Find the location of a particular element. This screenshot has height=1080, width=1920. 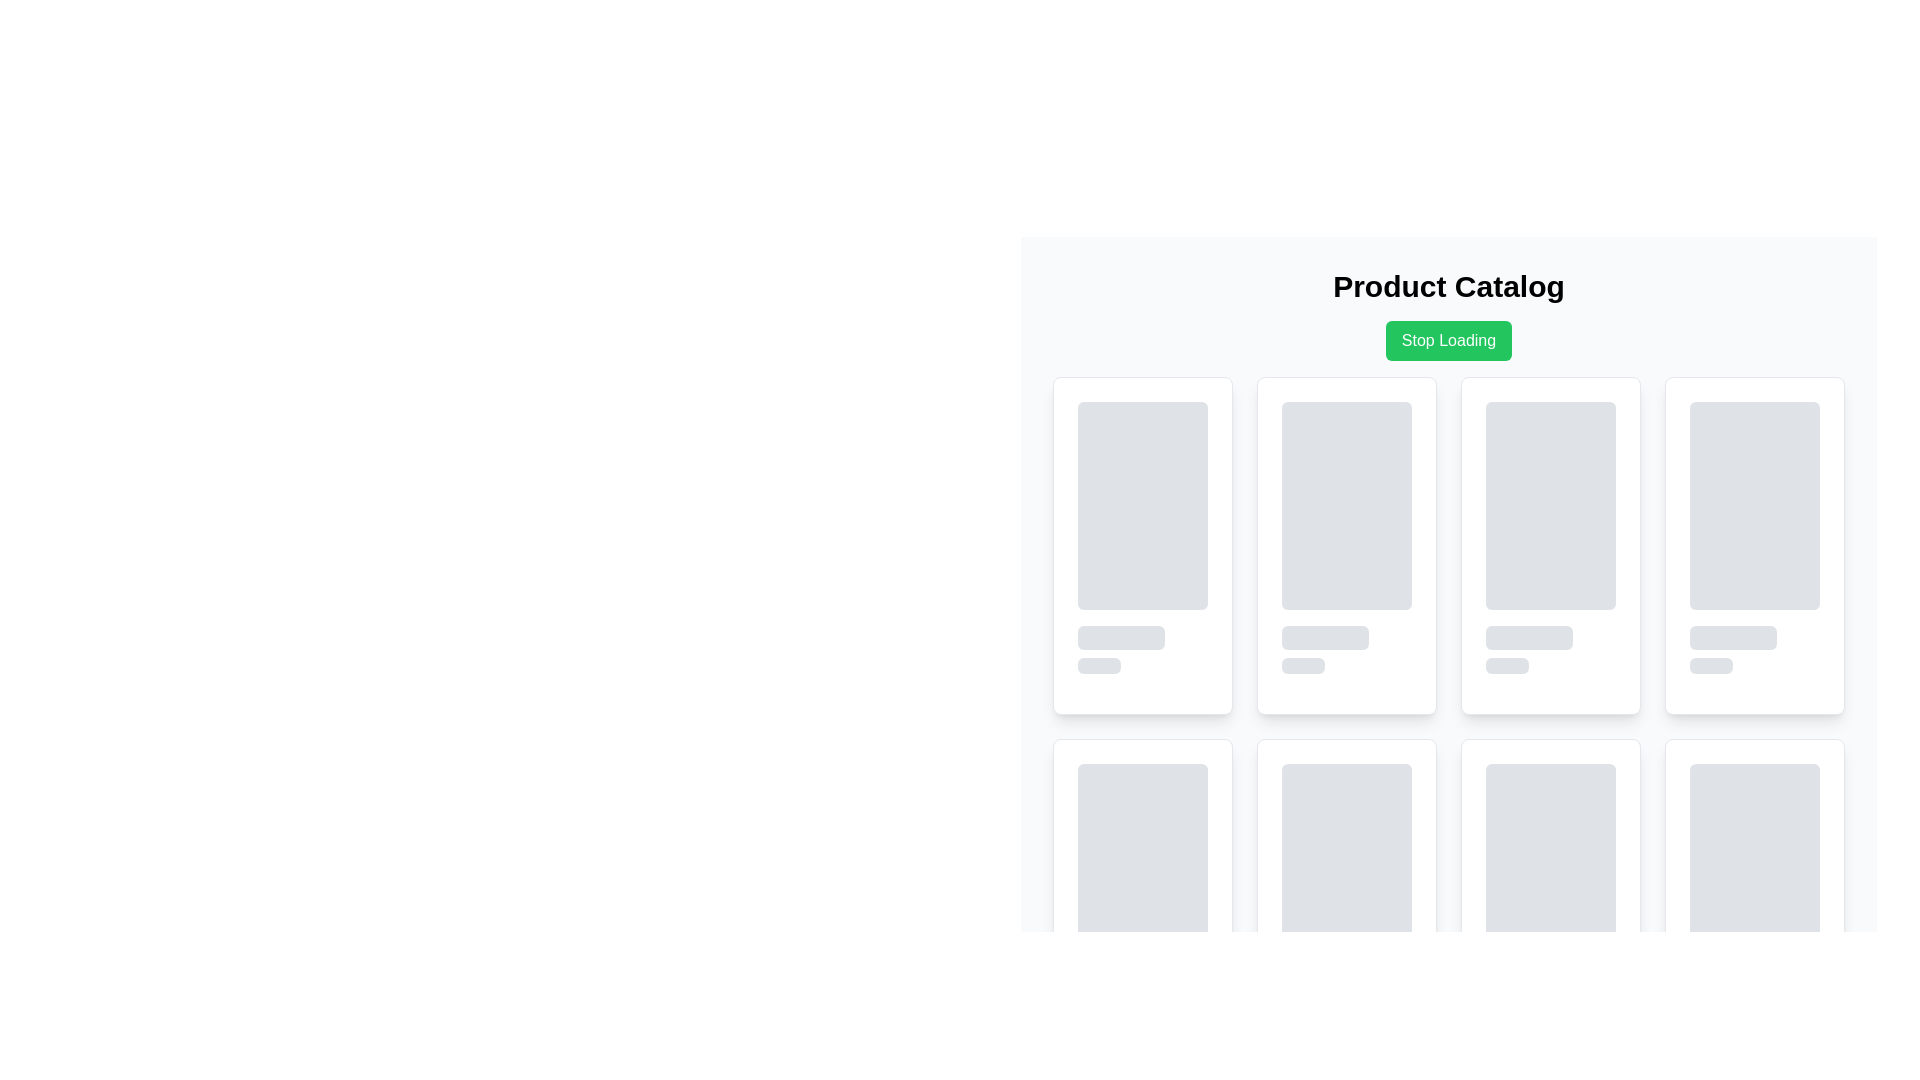

the visual placeholder with a gray background and rounded corners located in the top section of the fourth card from the left in the first row of a grid layout is located at coordinates (1754, 504).